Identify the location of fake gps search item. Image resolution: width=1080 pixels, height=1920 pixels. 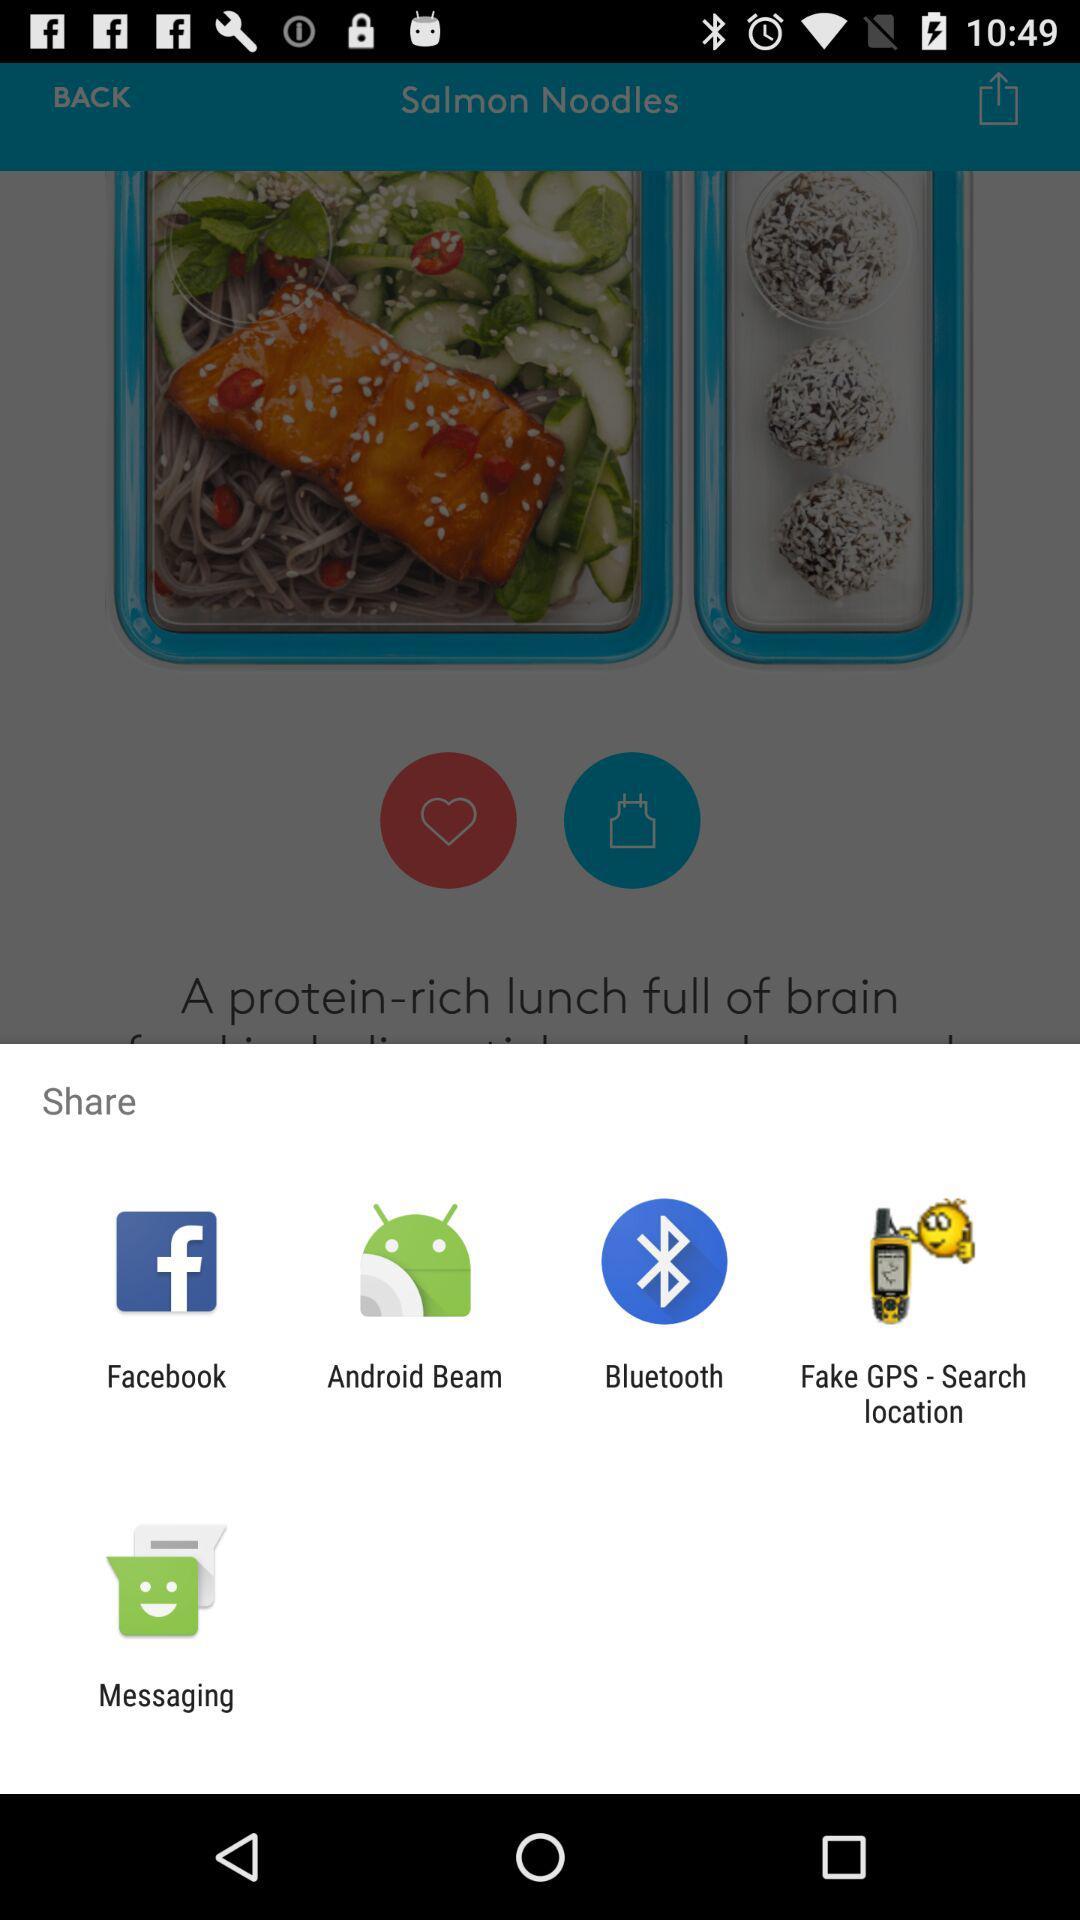
(913, 1392).